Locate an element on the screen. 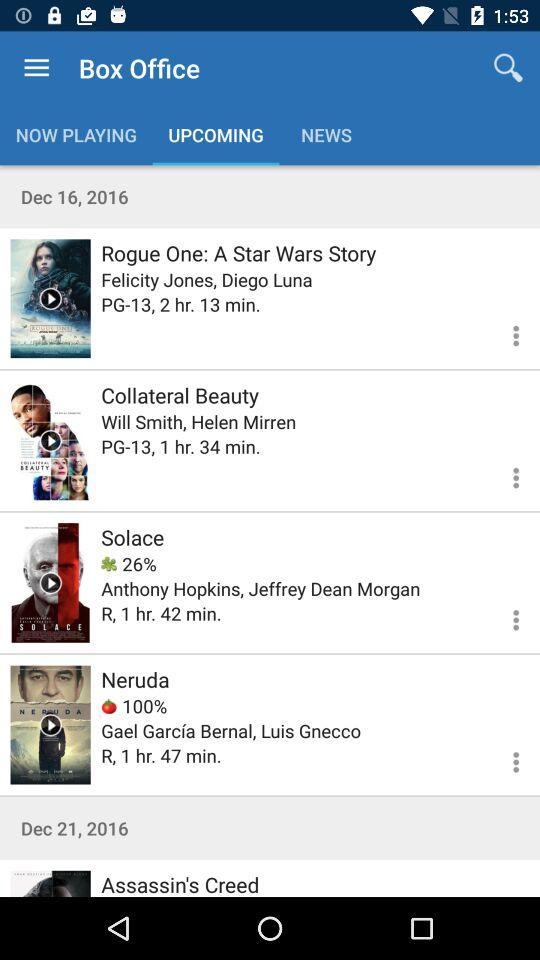 The height and width of the screenshot is (960, 540). the icon above the pg 13 1 item is located at coordinates (198, 421).